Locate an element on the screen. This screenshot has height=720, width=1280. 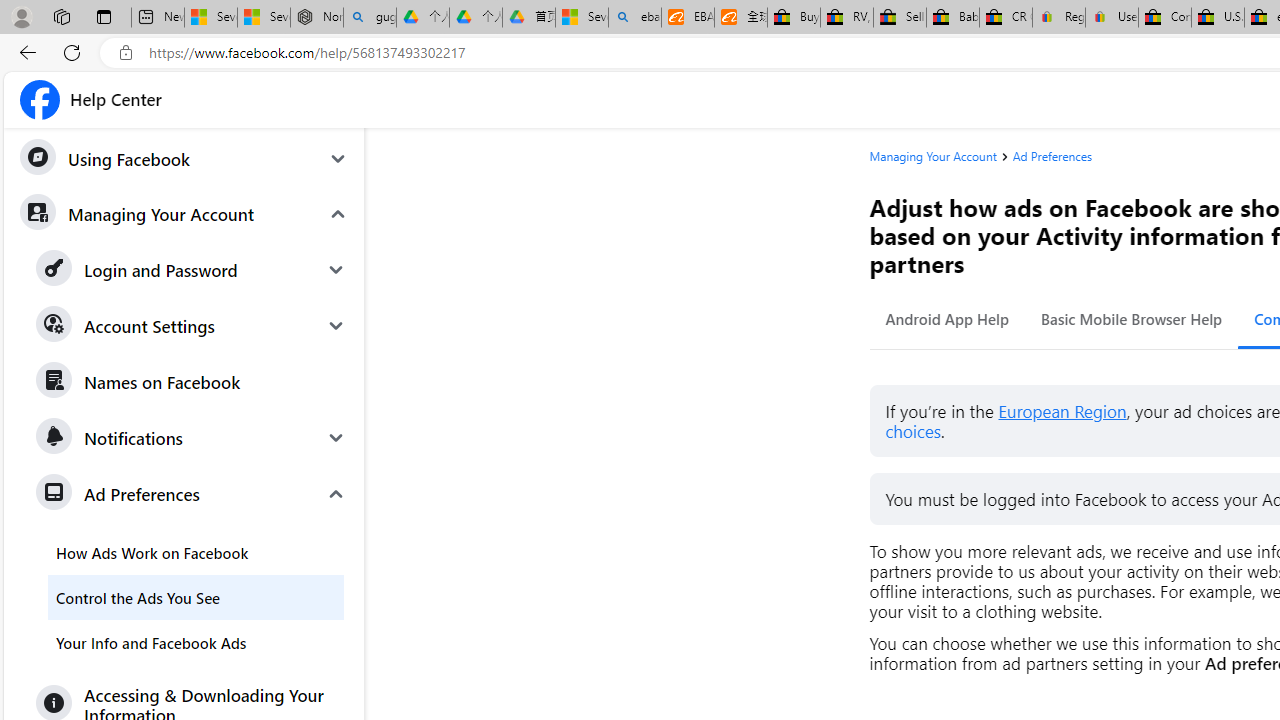
'Buy Auto Parts & Accessories | eBay' is located at coordinates (793, 17).